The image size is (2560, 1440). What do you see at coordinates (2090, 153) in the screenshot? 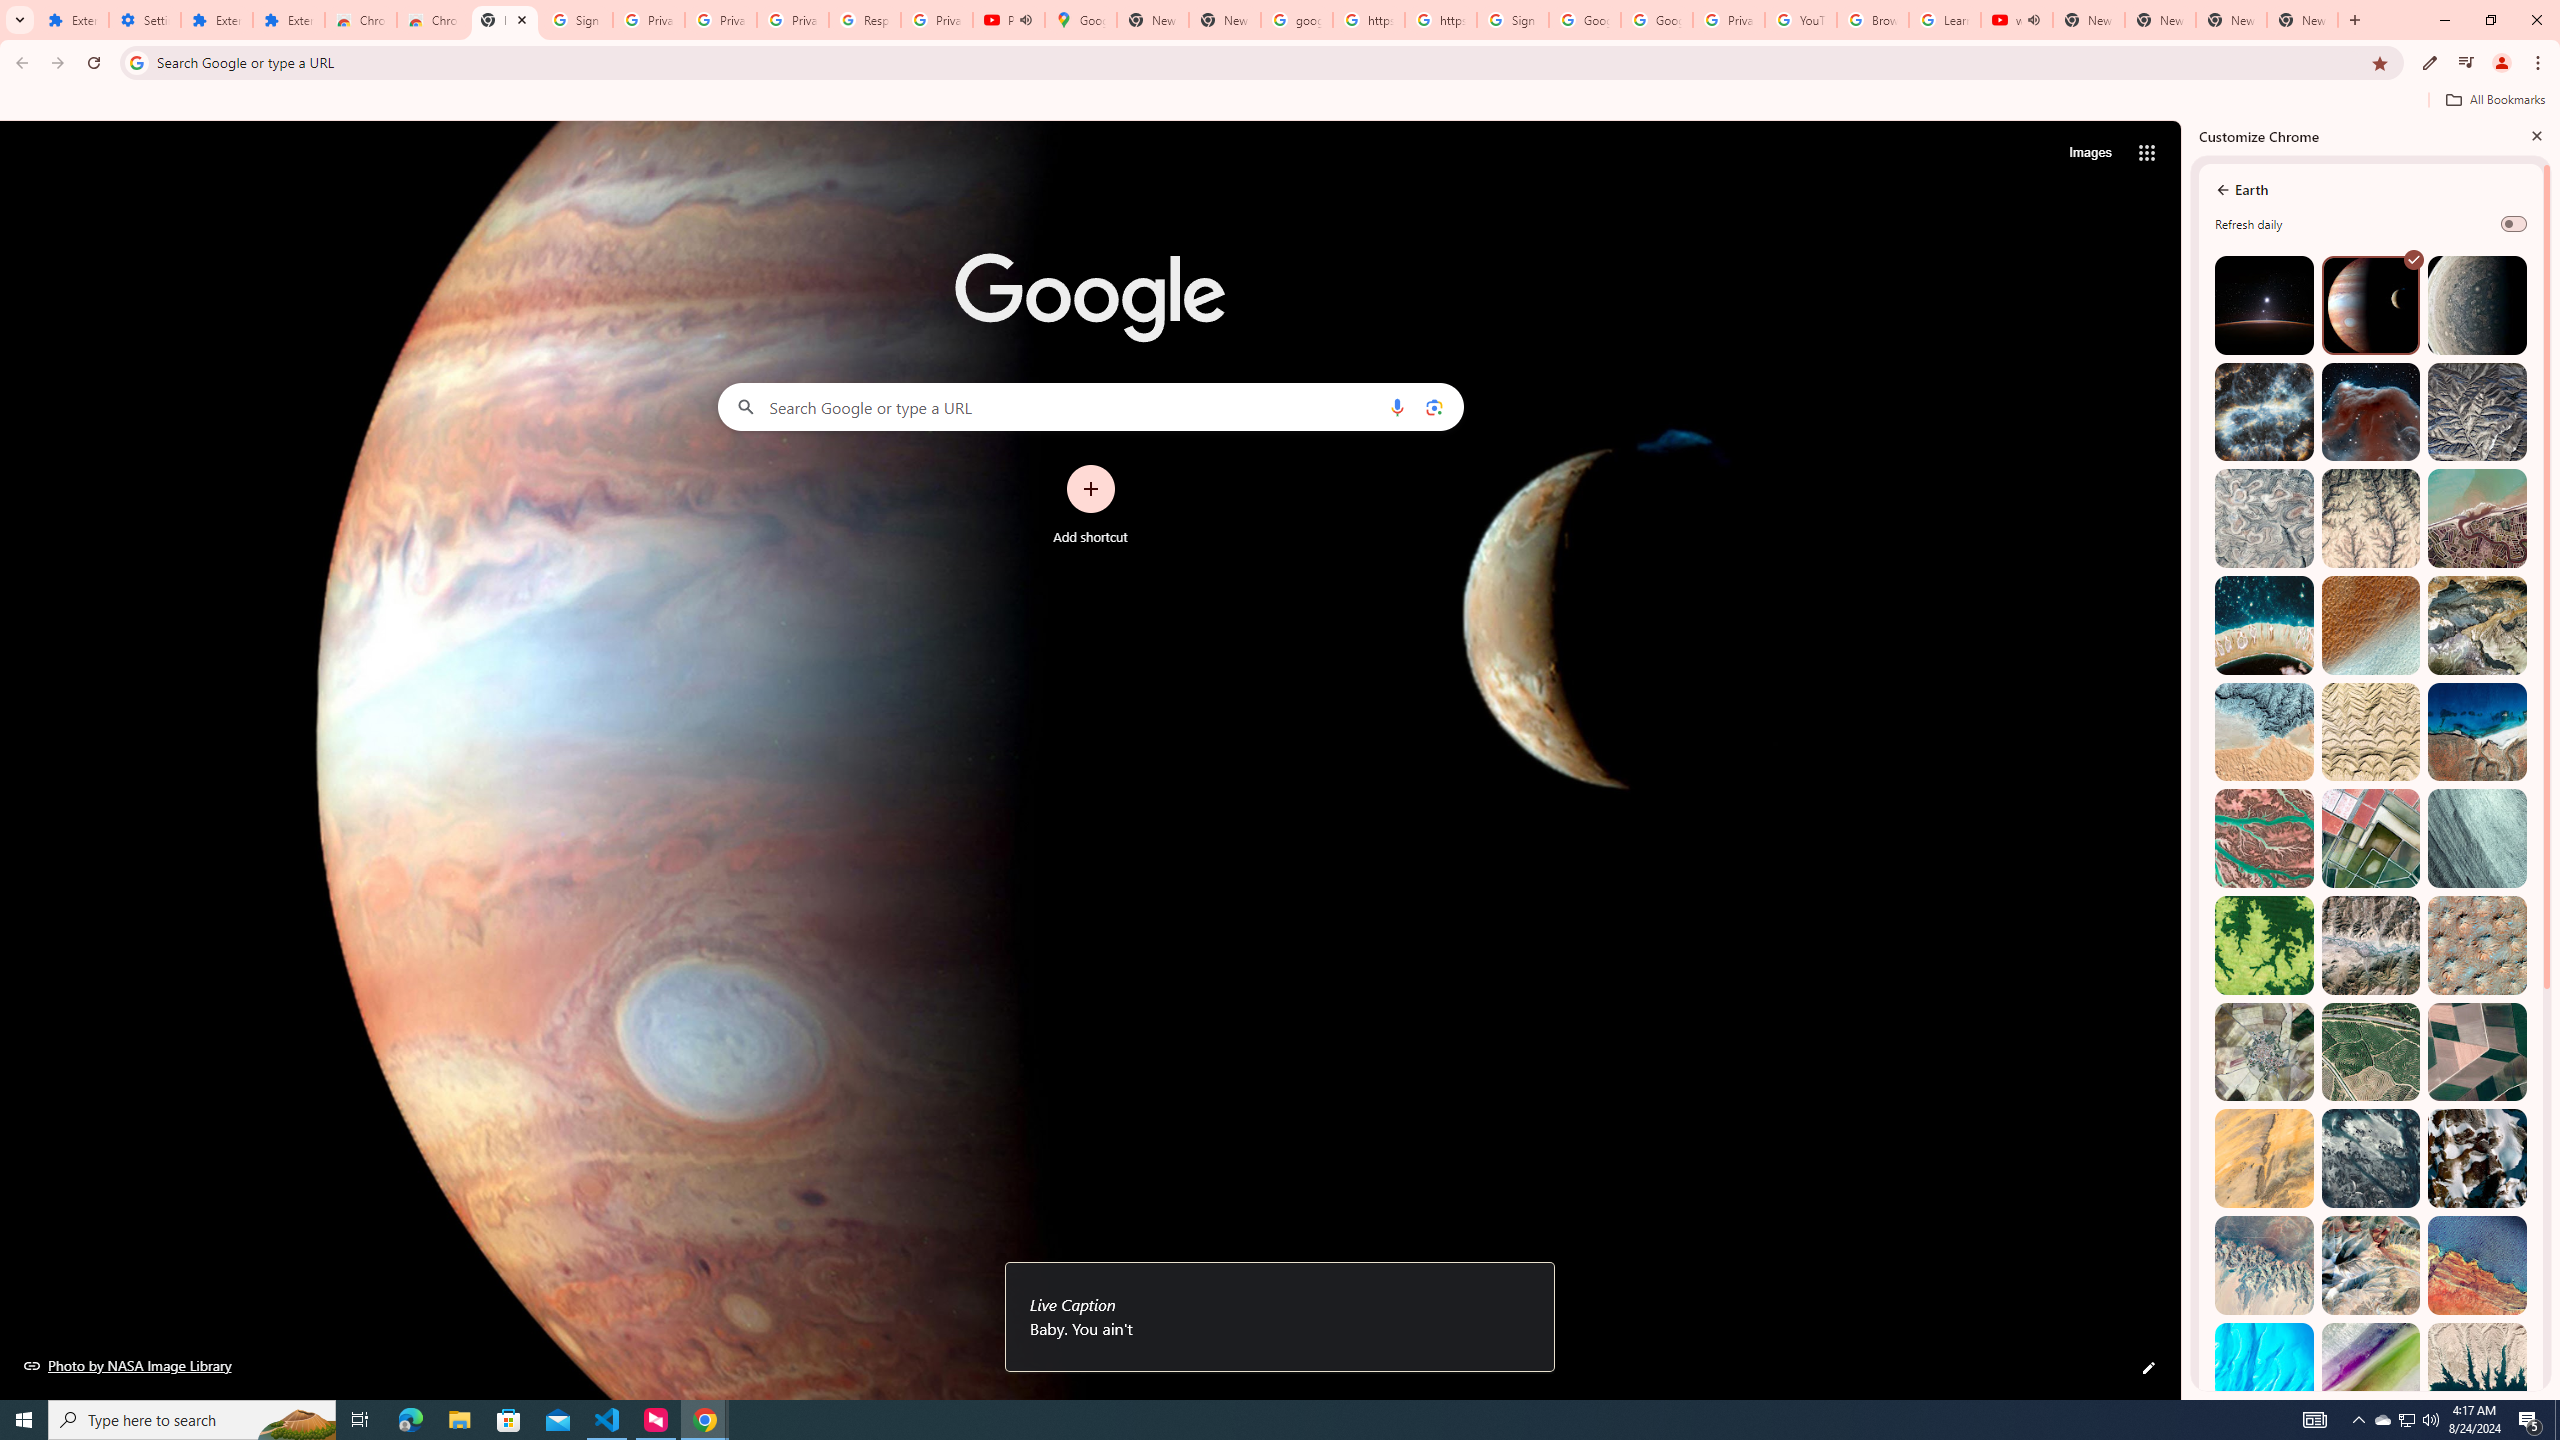
I see `'Search for Images '` at bounding box center [2090, 153].